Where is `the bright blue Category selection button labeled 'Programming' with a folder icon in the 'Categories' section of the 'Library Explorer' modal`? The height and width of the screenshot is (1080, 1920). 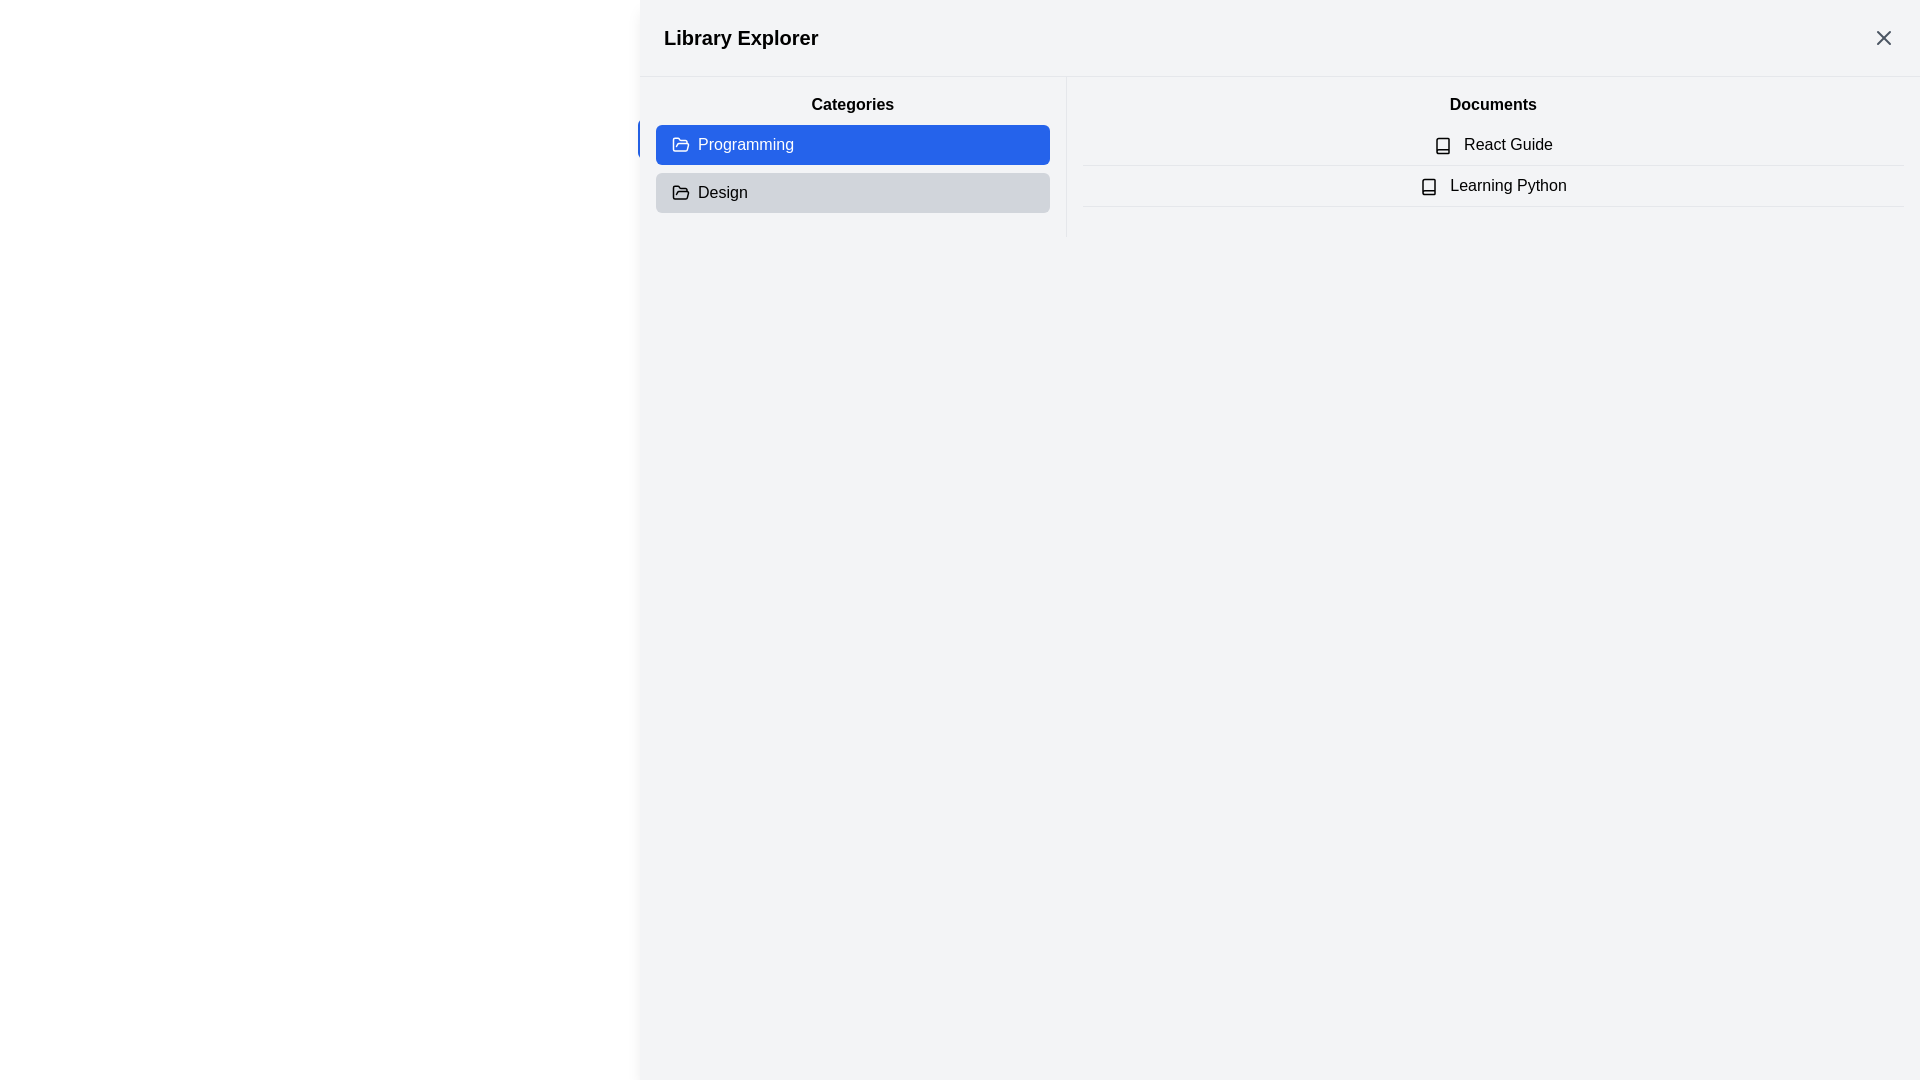
the bright blue Category selection button labeled 'Programming' with a folder icon in the 'Categories' section of the 'Library Explorer' modal is located at coordinates (692, 131).